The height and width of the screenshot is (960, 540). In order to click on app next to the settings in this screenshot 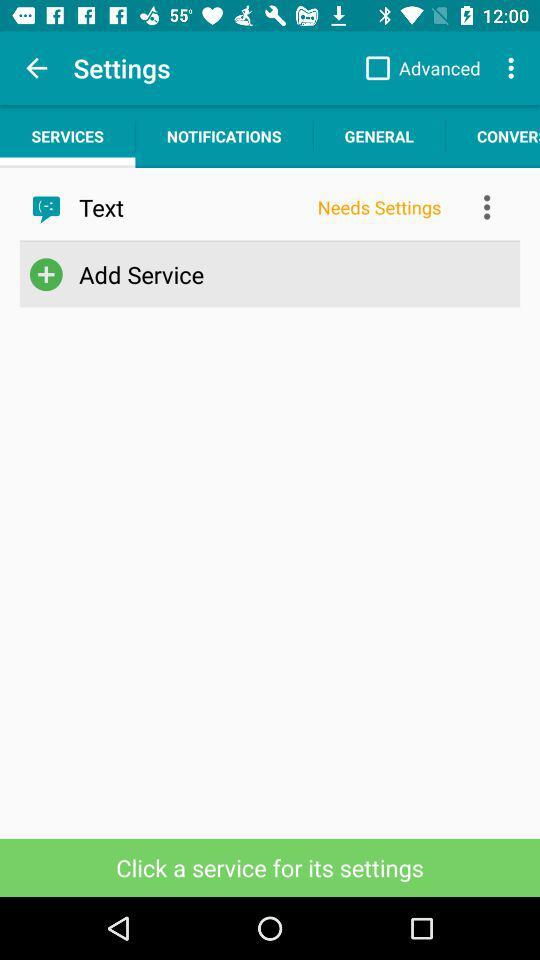, I will do `click(417, 68)`.